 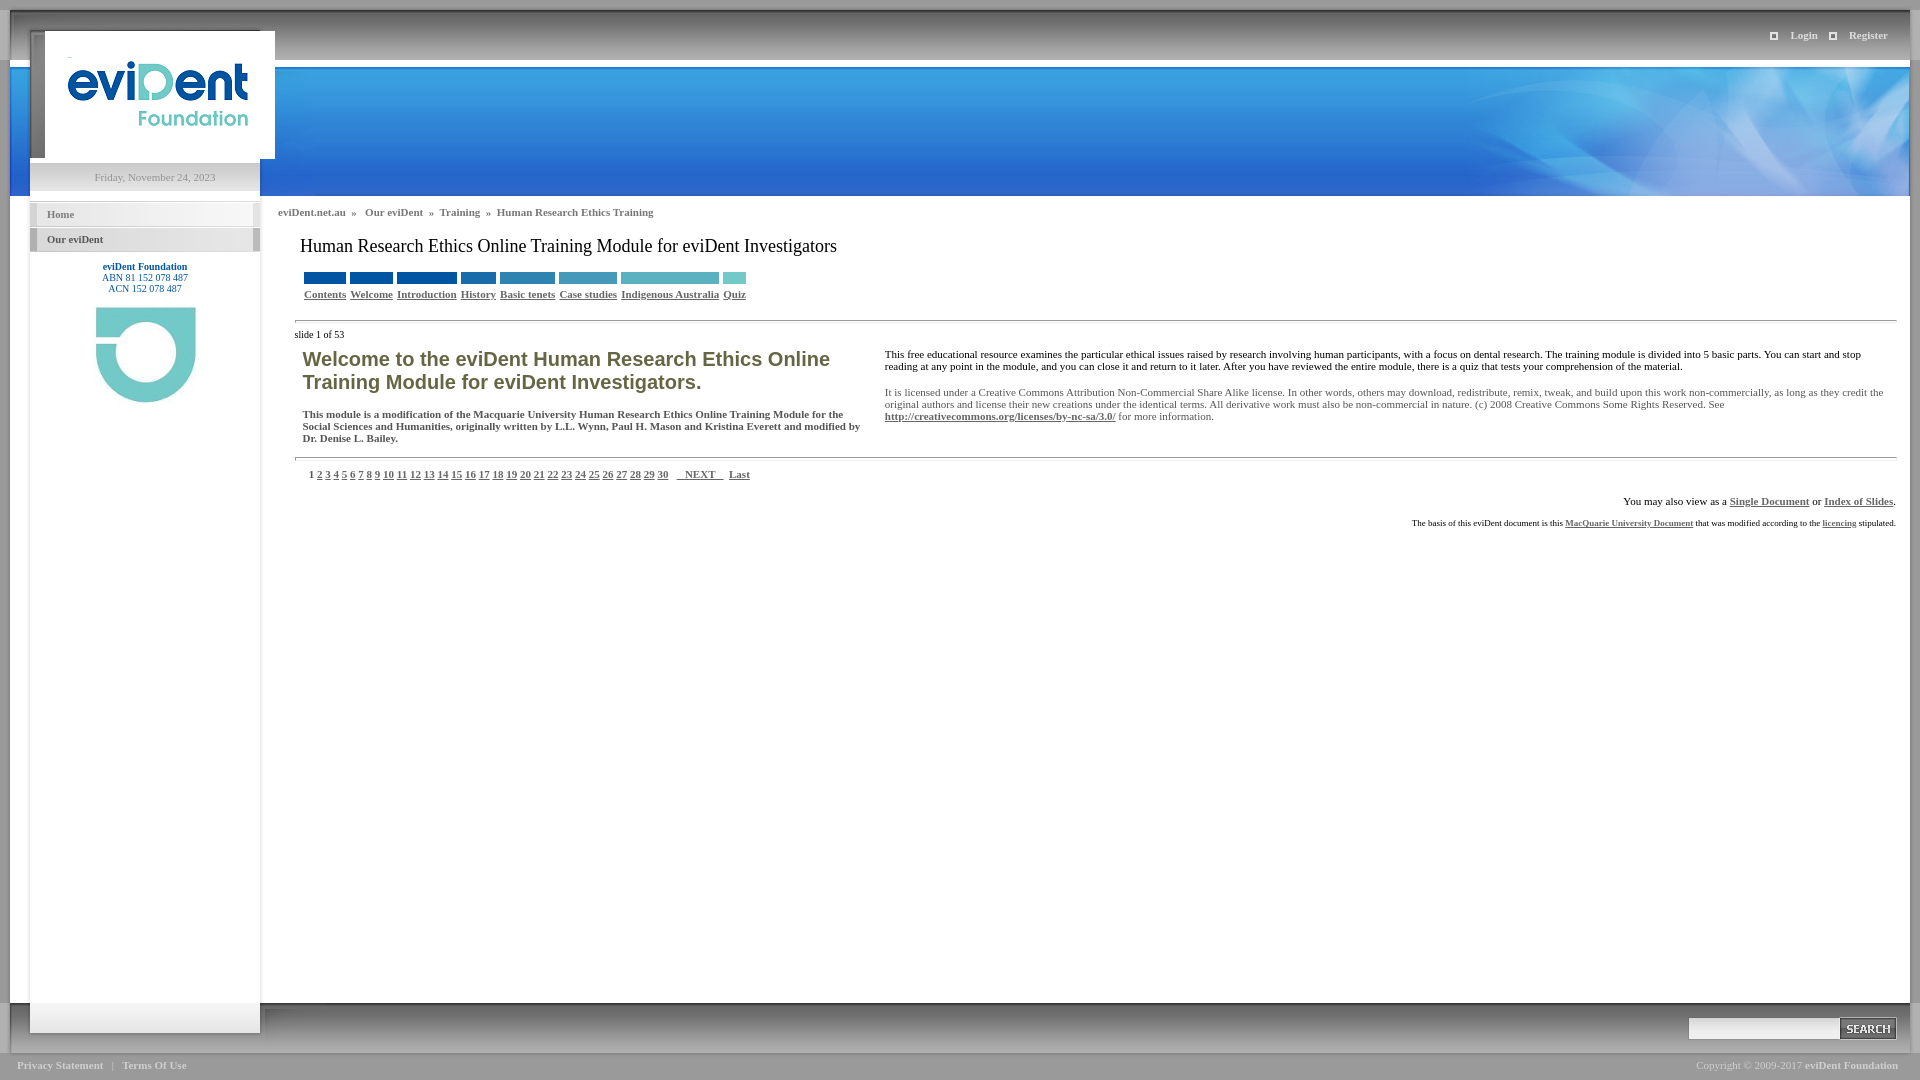 What do you see at coordinates (44, 153) in the screenshot?
I see `'eviDent Foundation'` at bounding box center [44, 153].